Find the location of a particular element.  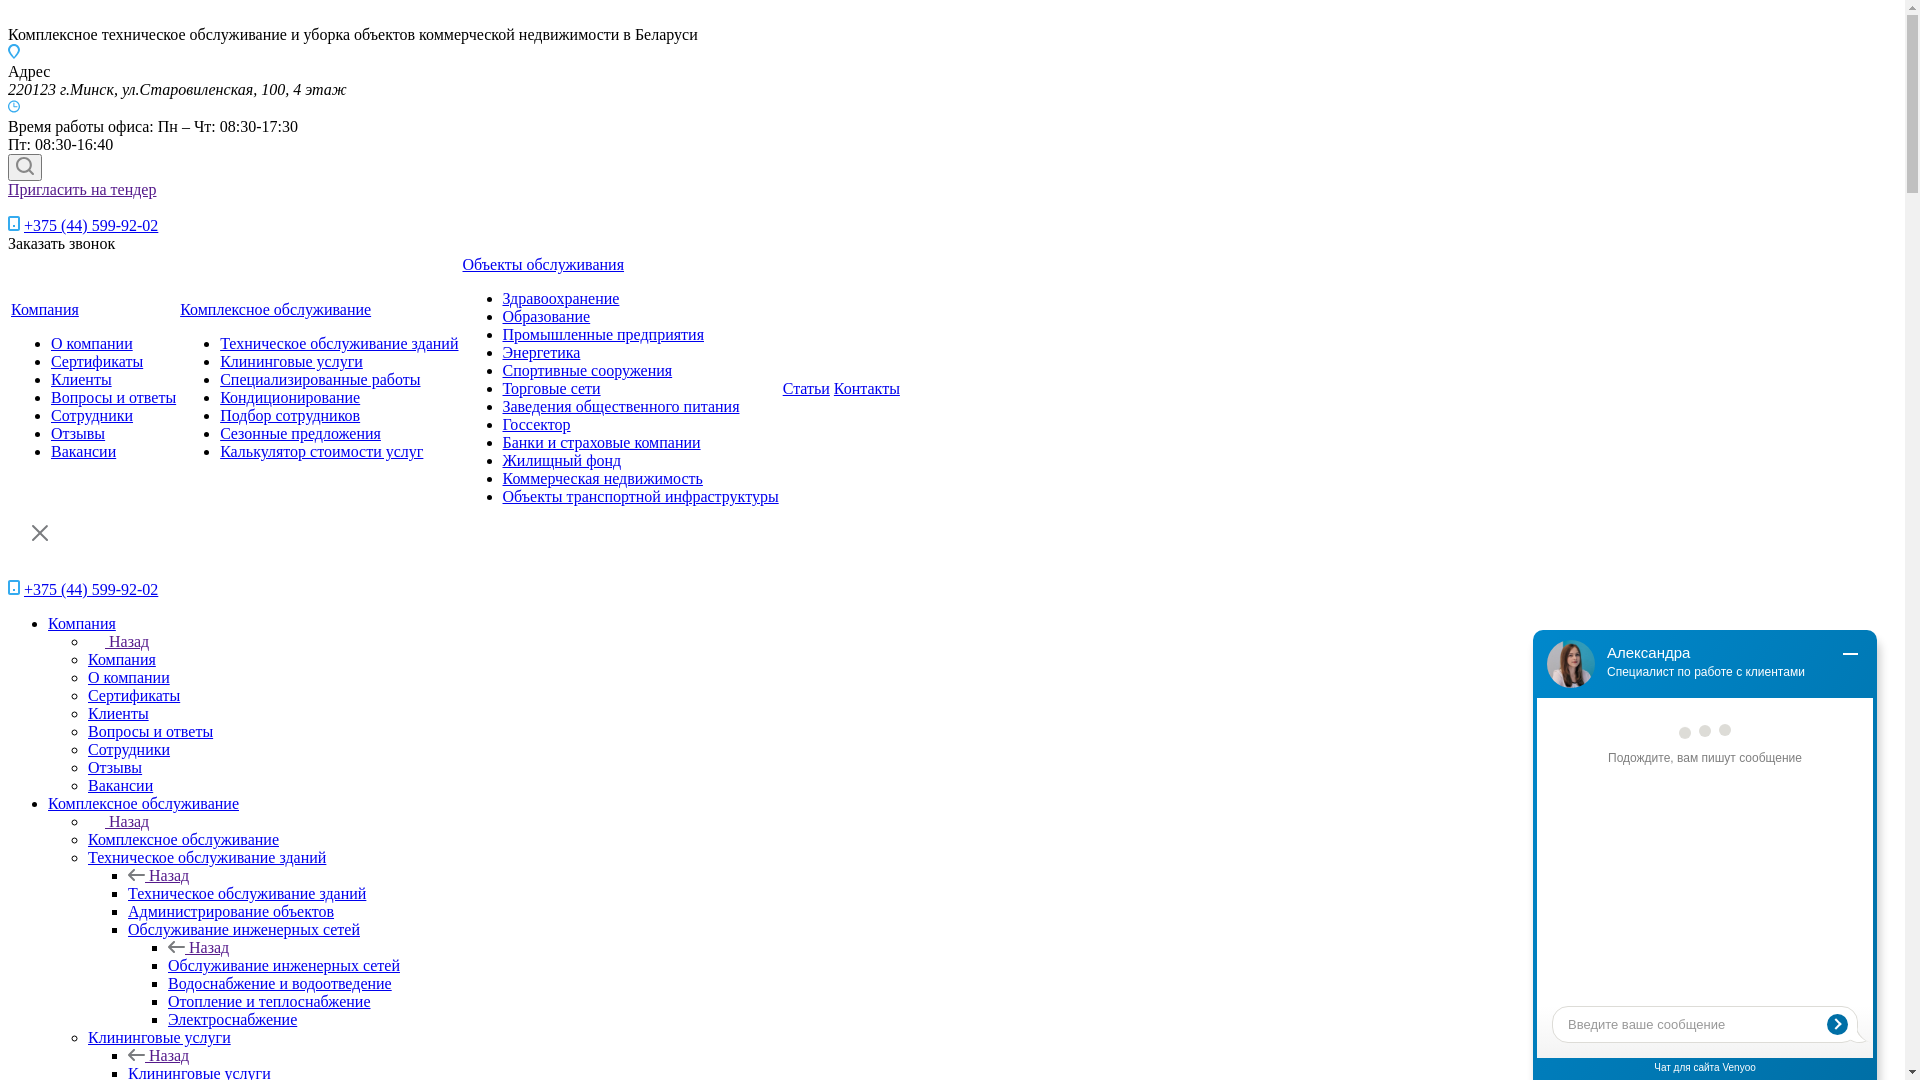

'+375 (44) 599-92-02' is located at coordinates (90, 225).